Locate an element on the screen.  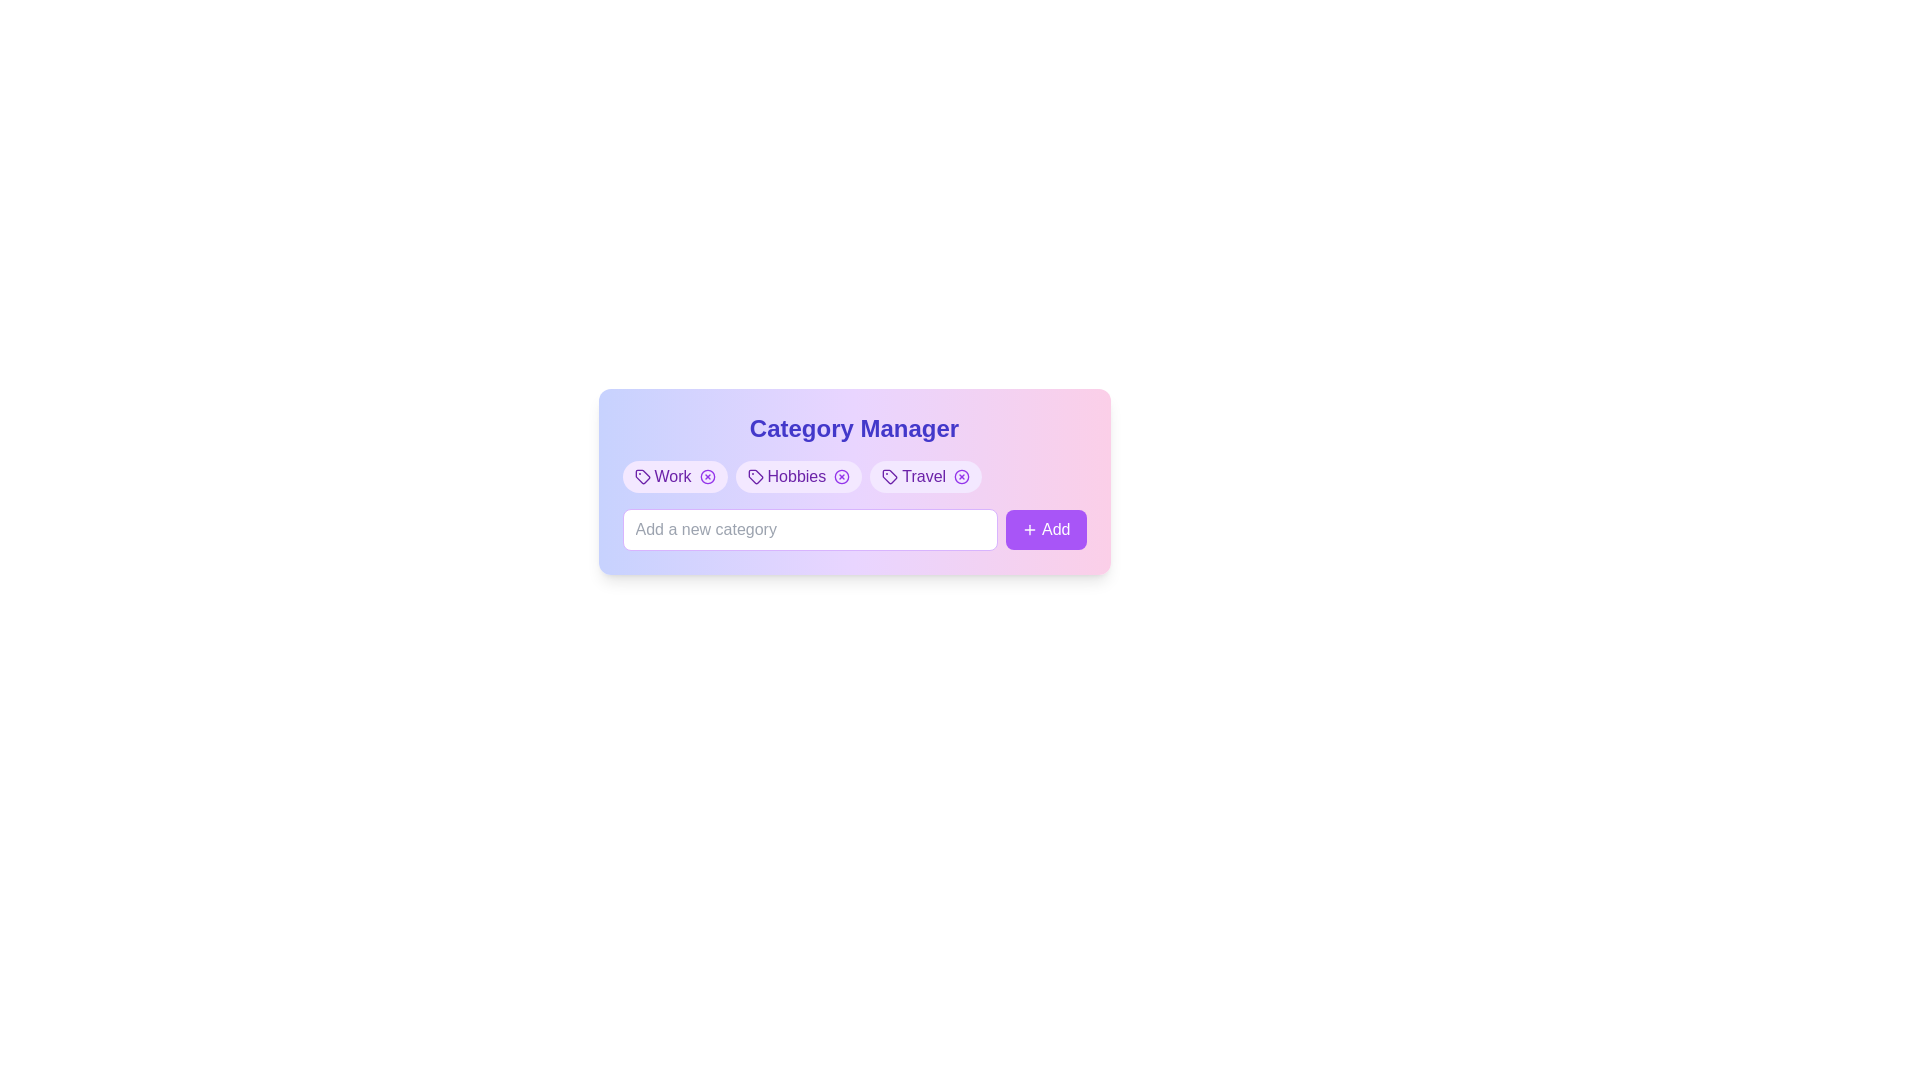
the 'Hobbies' category chip, which is the second pill-shaped item under the 'Category Manager' header, to interact with the tag is located at coordinates (797, 477).